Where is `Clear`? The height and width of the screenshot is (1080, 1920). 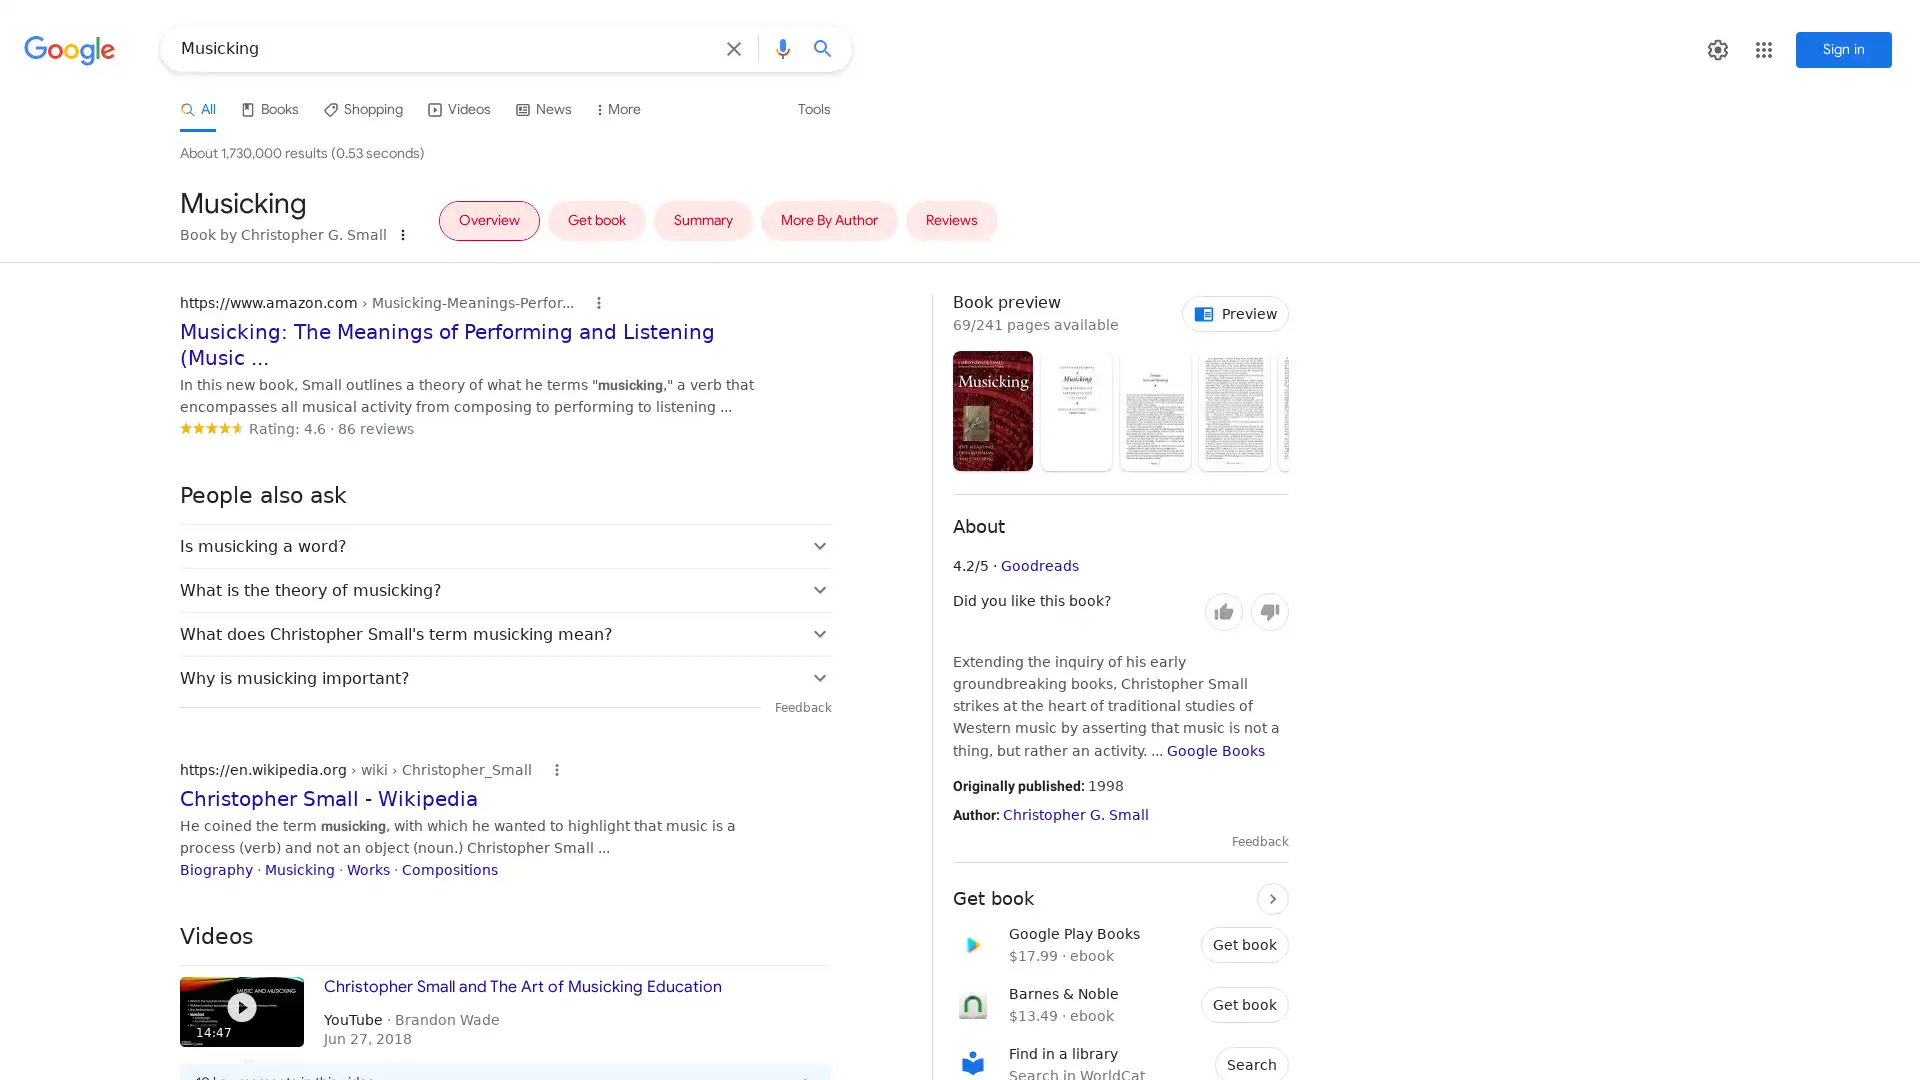 Clear is located at coordinates (737, 48).